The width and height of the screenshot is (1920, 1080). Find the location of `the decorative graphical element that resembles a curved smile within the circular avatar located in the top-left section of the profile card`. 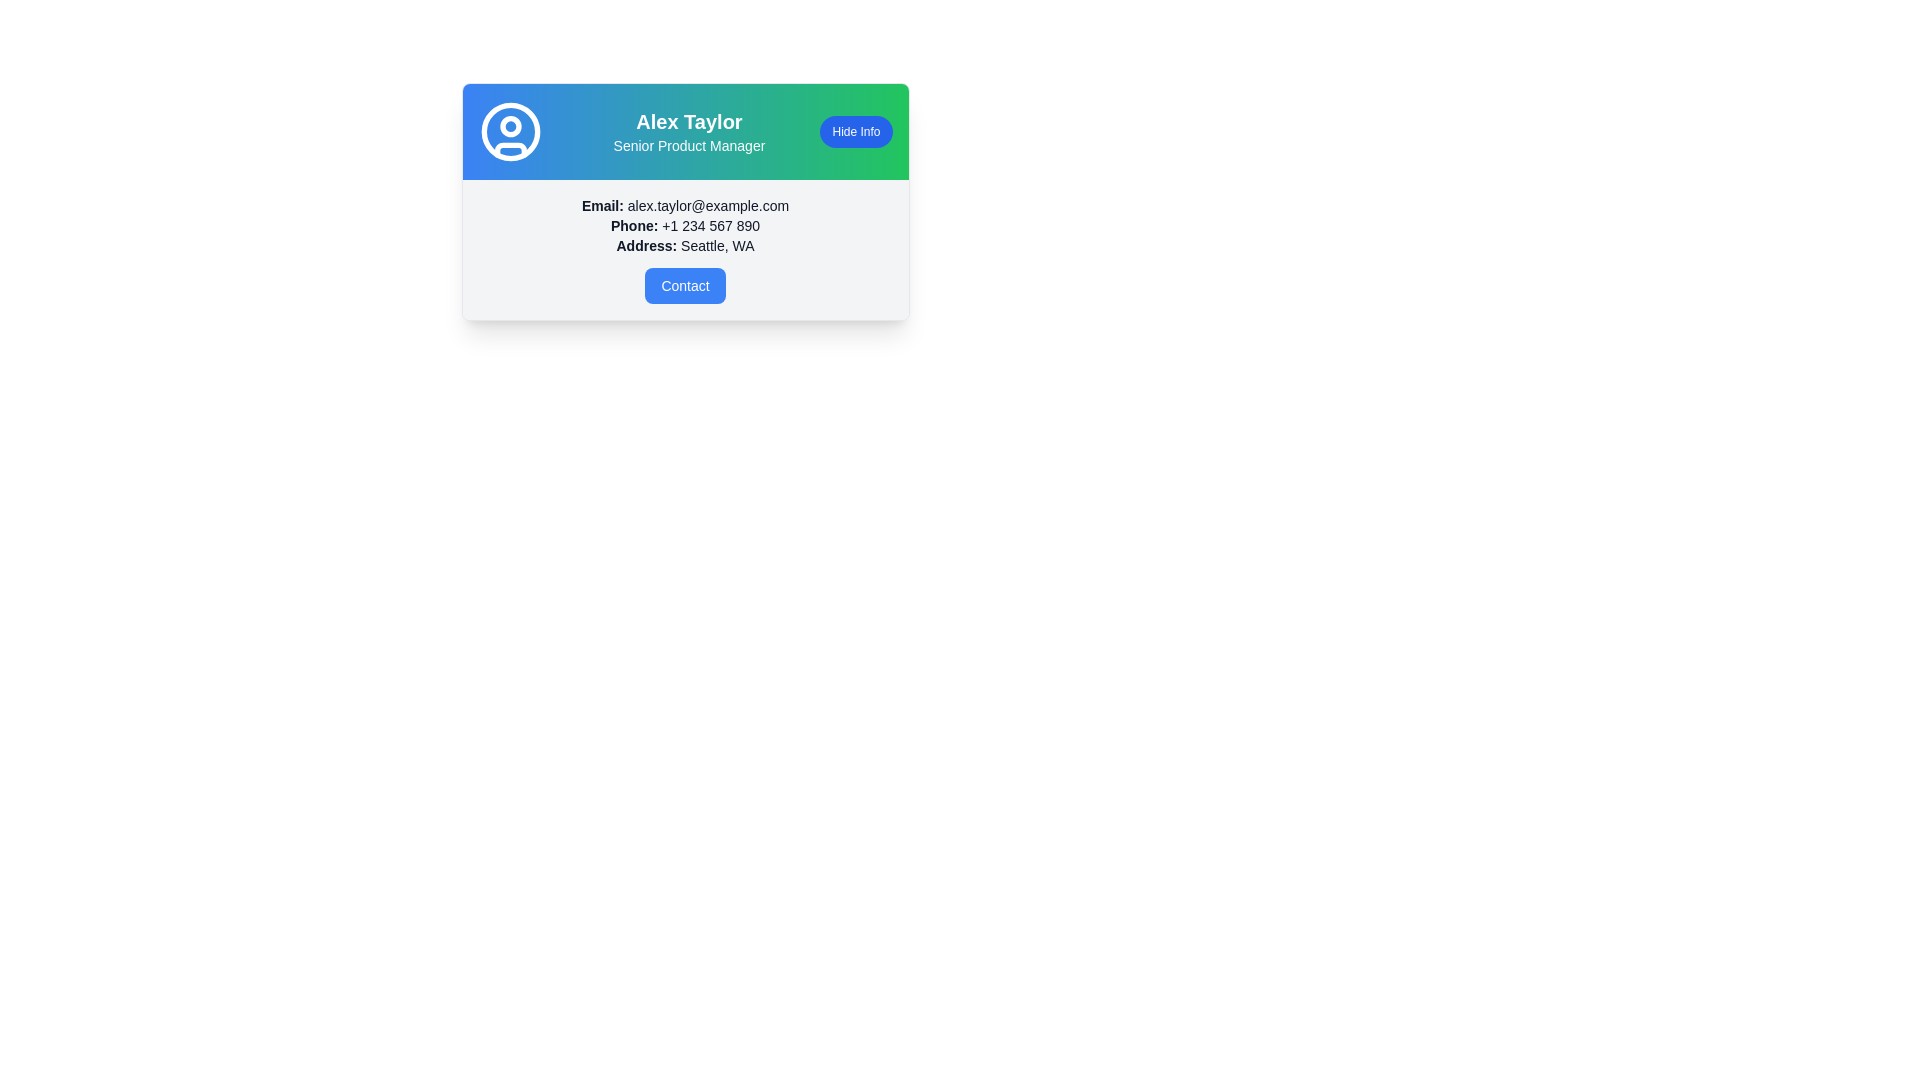

the decorative graphical element that resembles a curved smile within the circular avatar located in the top-left section of the profile card is located at coordinates (510, 149).